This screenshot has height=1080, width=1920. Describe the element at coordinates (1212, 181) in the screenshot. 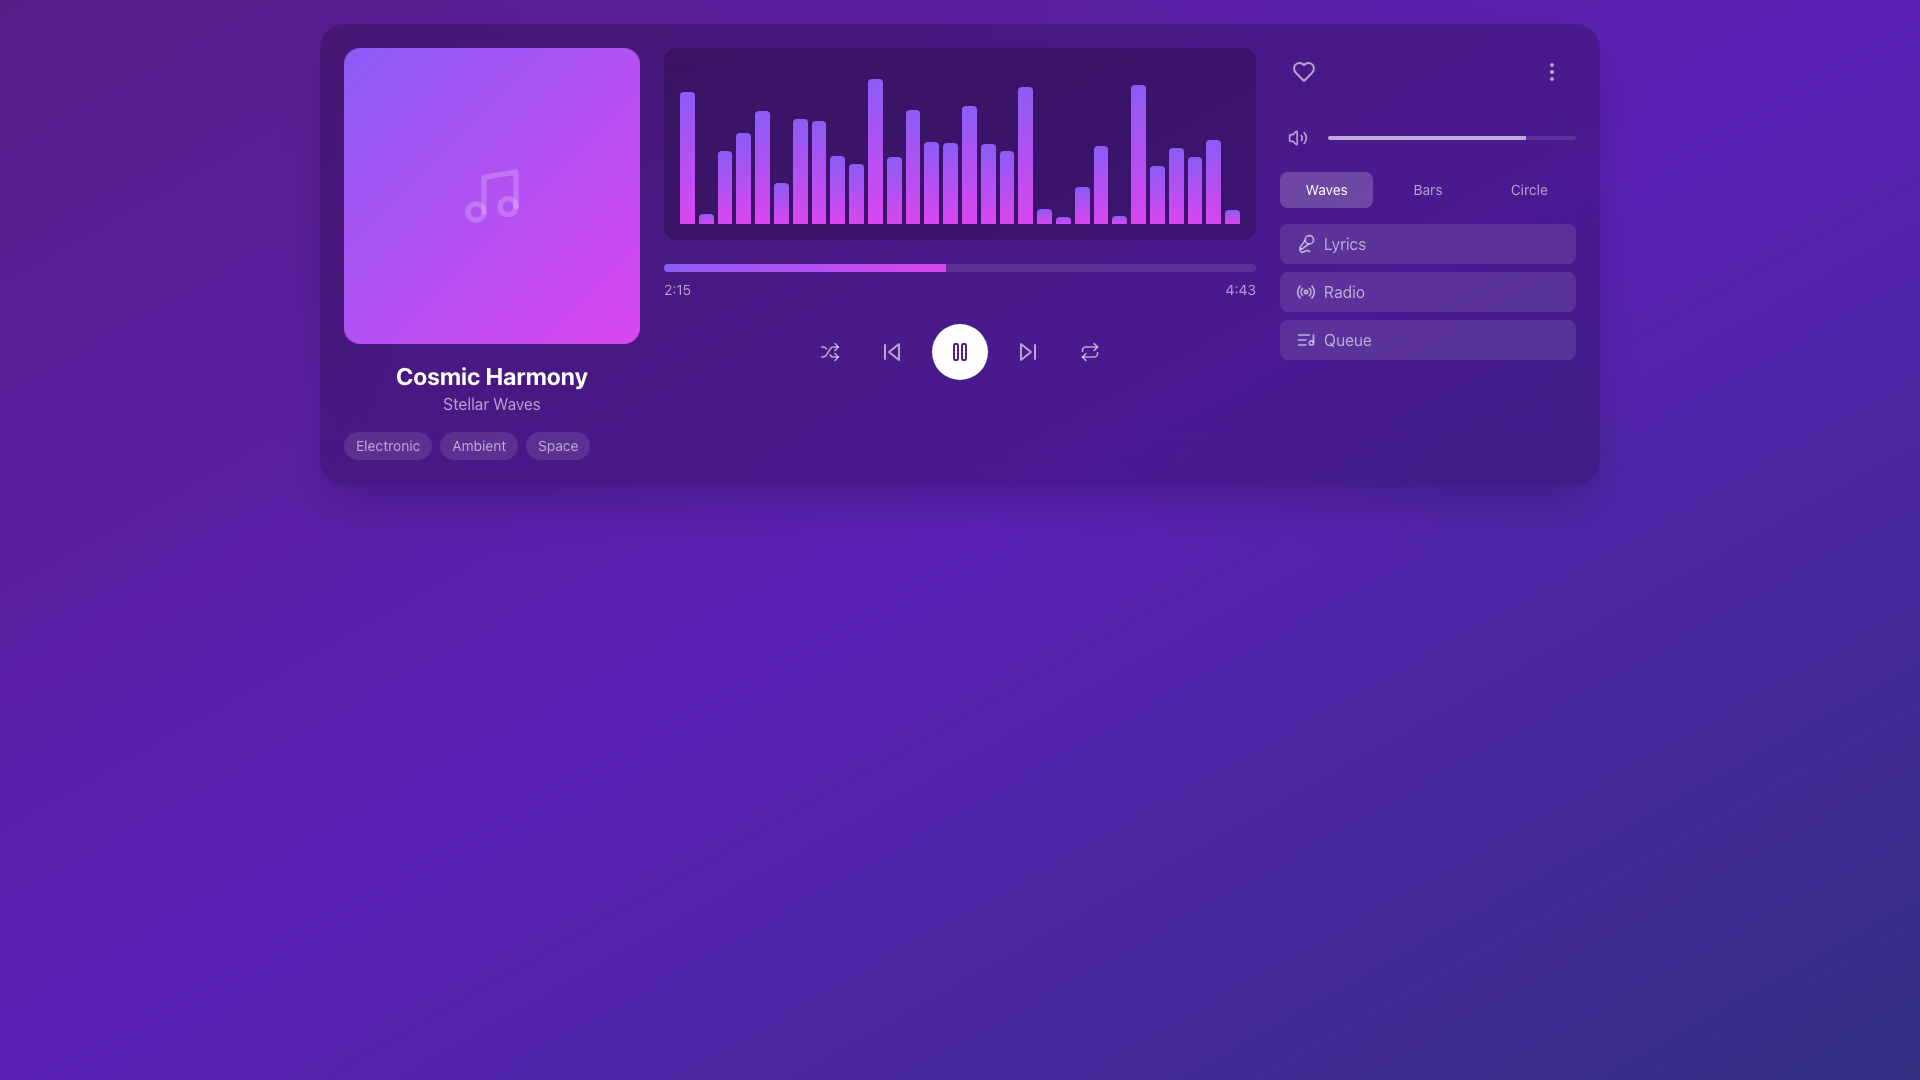

I see `the 28th vertical bar in the audio visualization bar chart, which represents a frequency or amplitude level` at that location.